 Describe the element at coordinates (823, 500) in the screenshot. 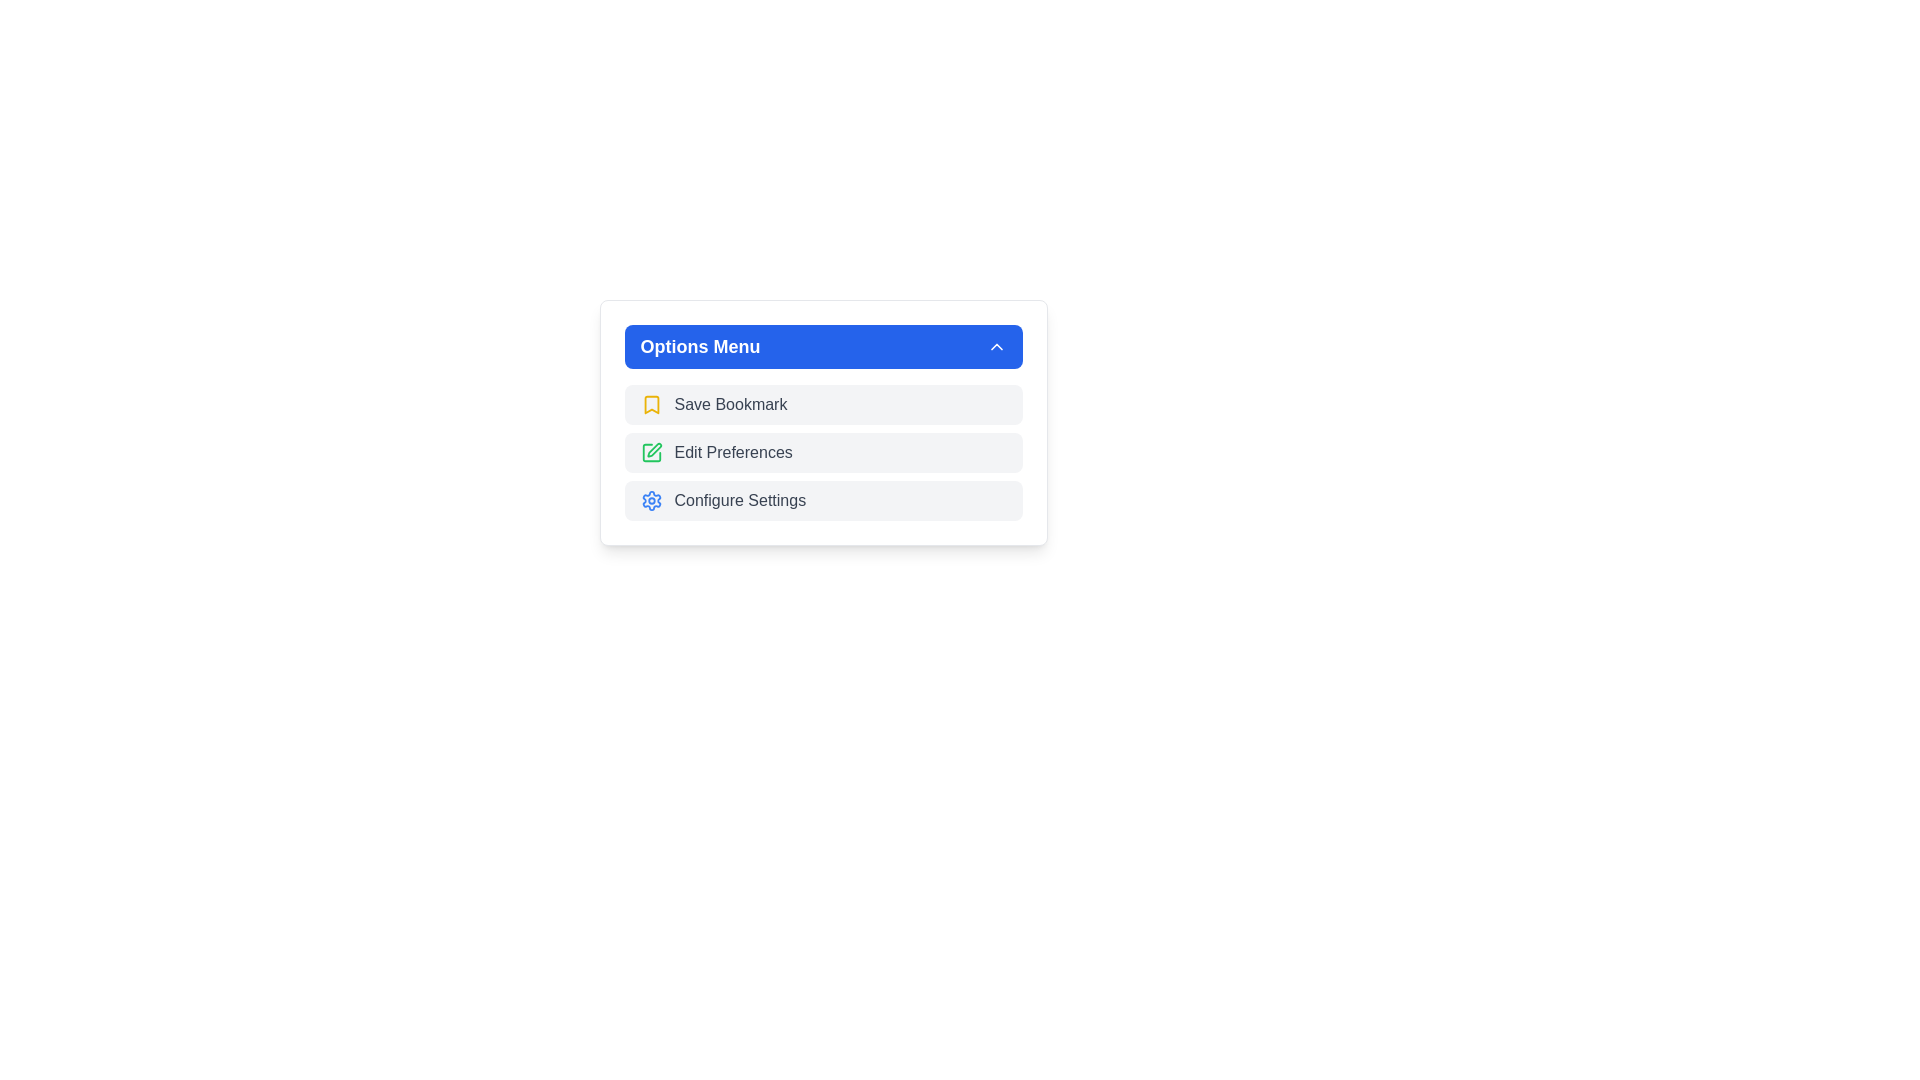

I see `keyboard navigation` at that location.